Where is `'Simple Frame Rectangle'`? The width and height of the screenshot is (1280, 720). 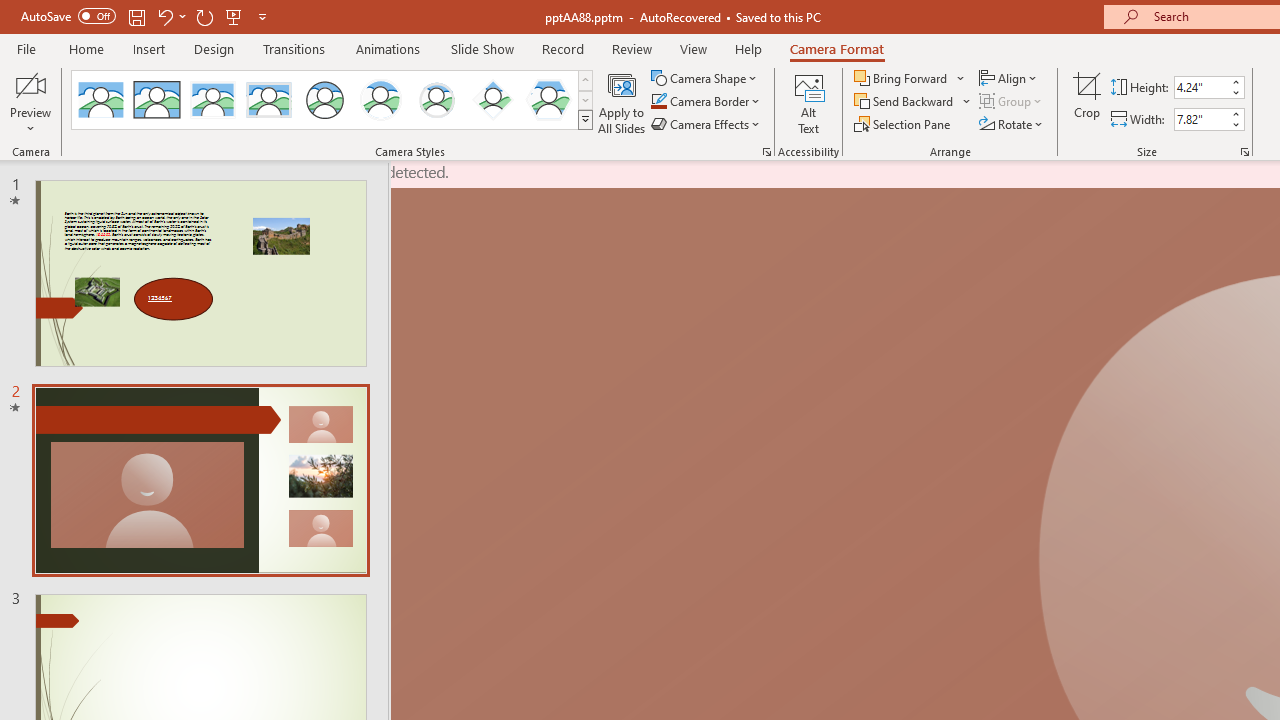
'Simple Frame Rectangle' is located at coordinates (156, 100).